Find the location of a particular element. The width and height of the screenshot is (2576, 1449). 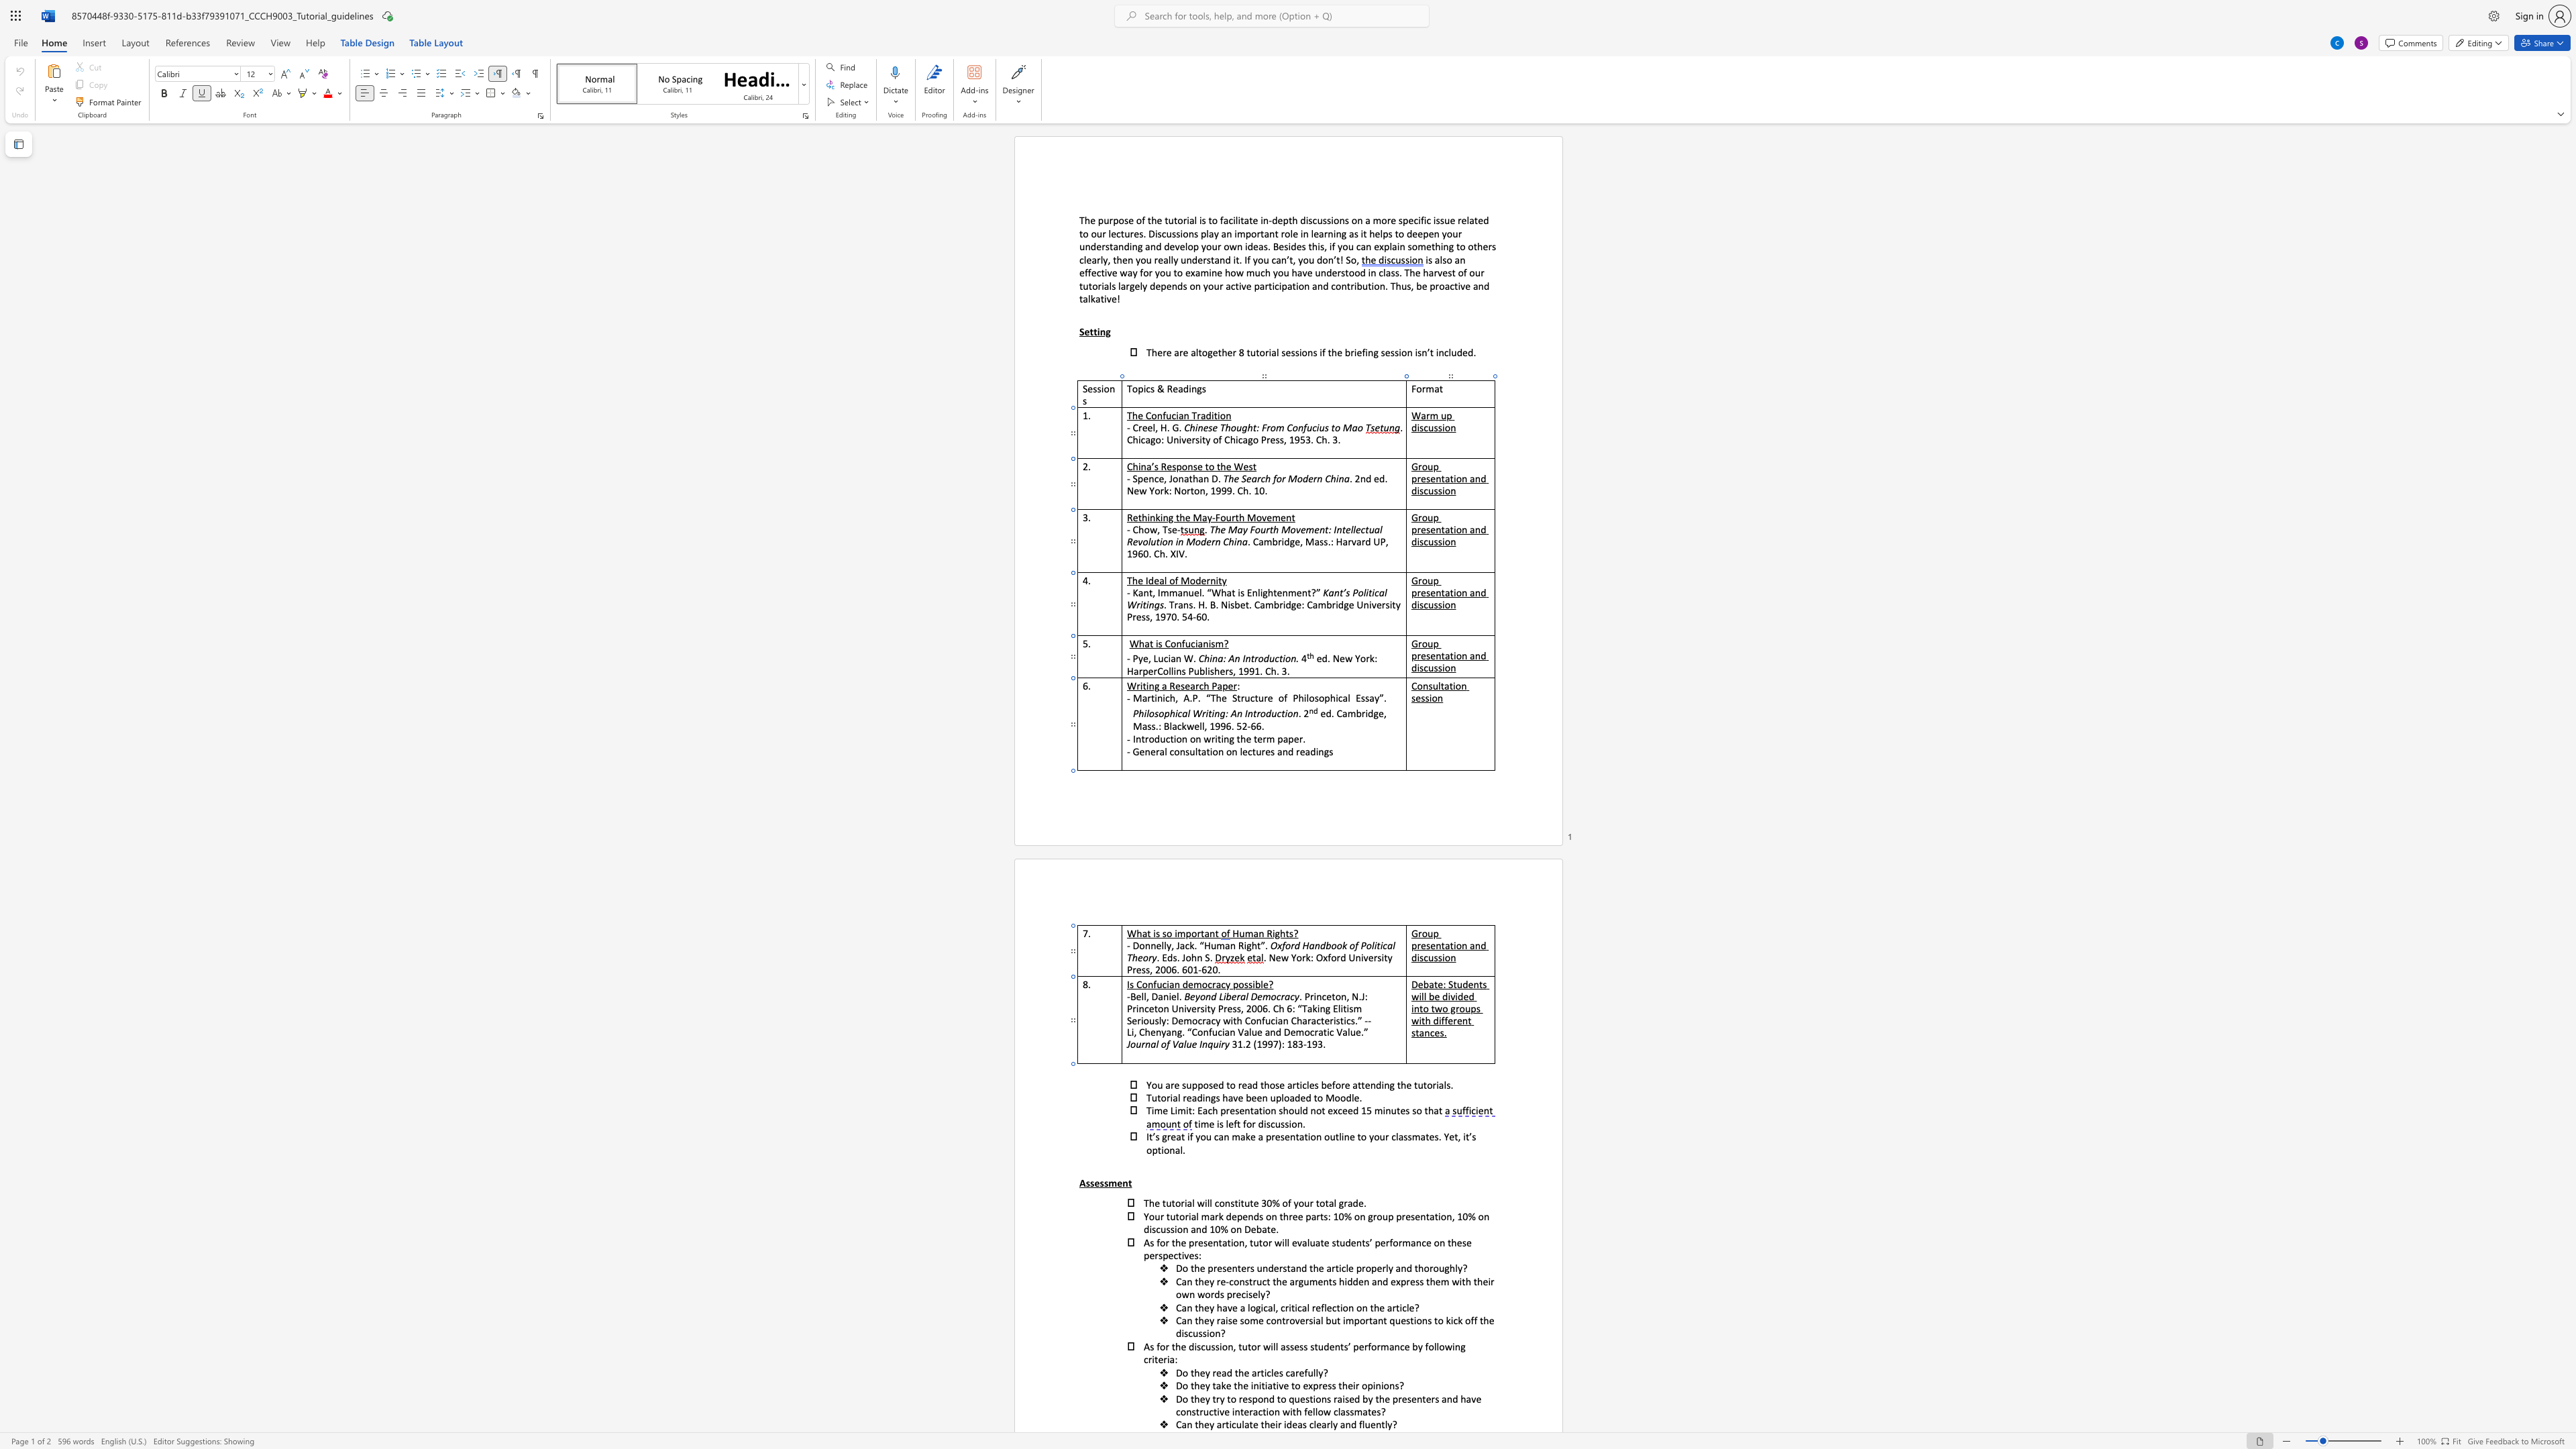

the 4th character "i" in the text is located at coordinates (1205, 1008).